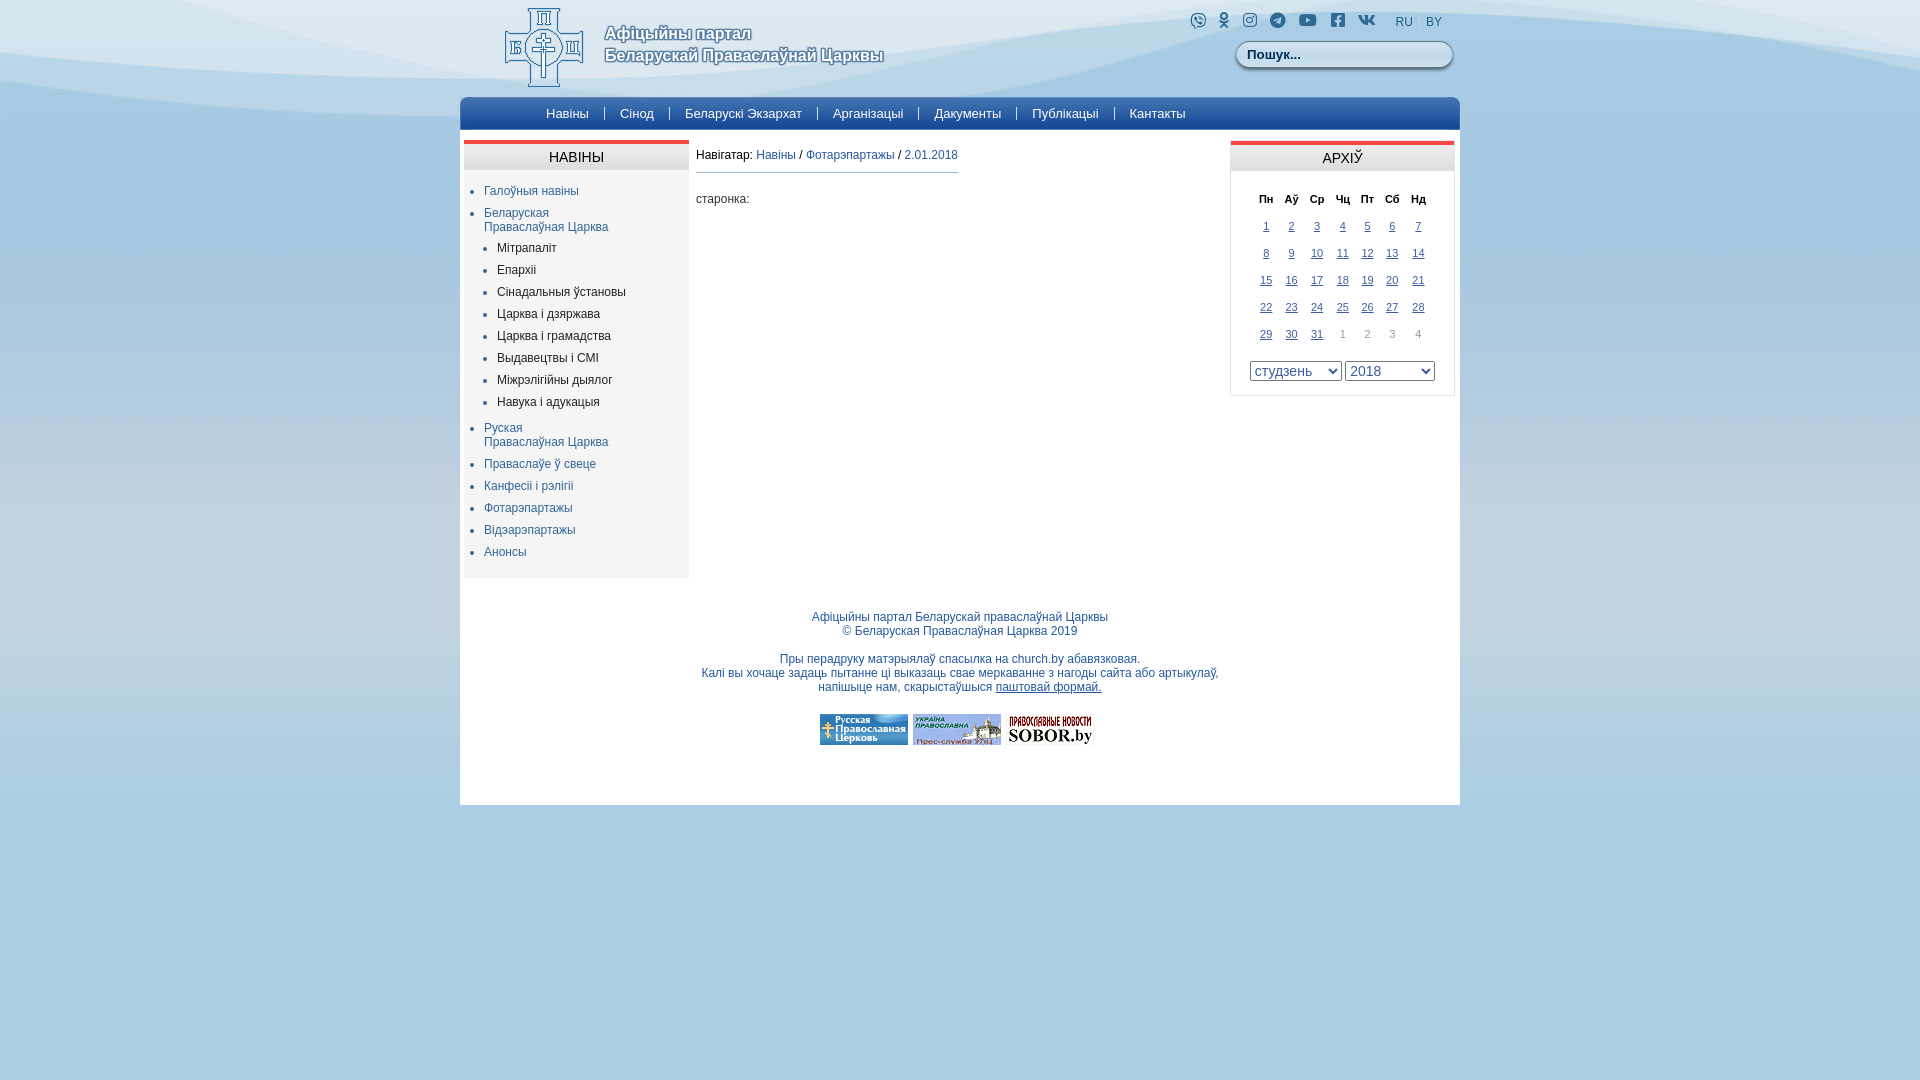  Describe the element at coordinates (1316, 225) in the screenshot. I see `'3'` at that location.